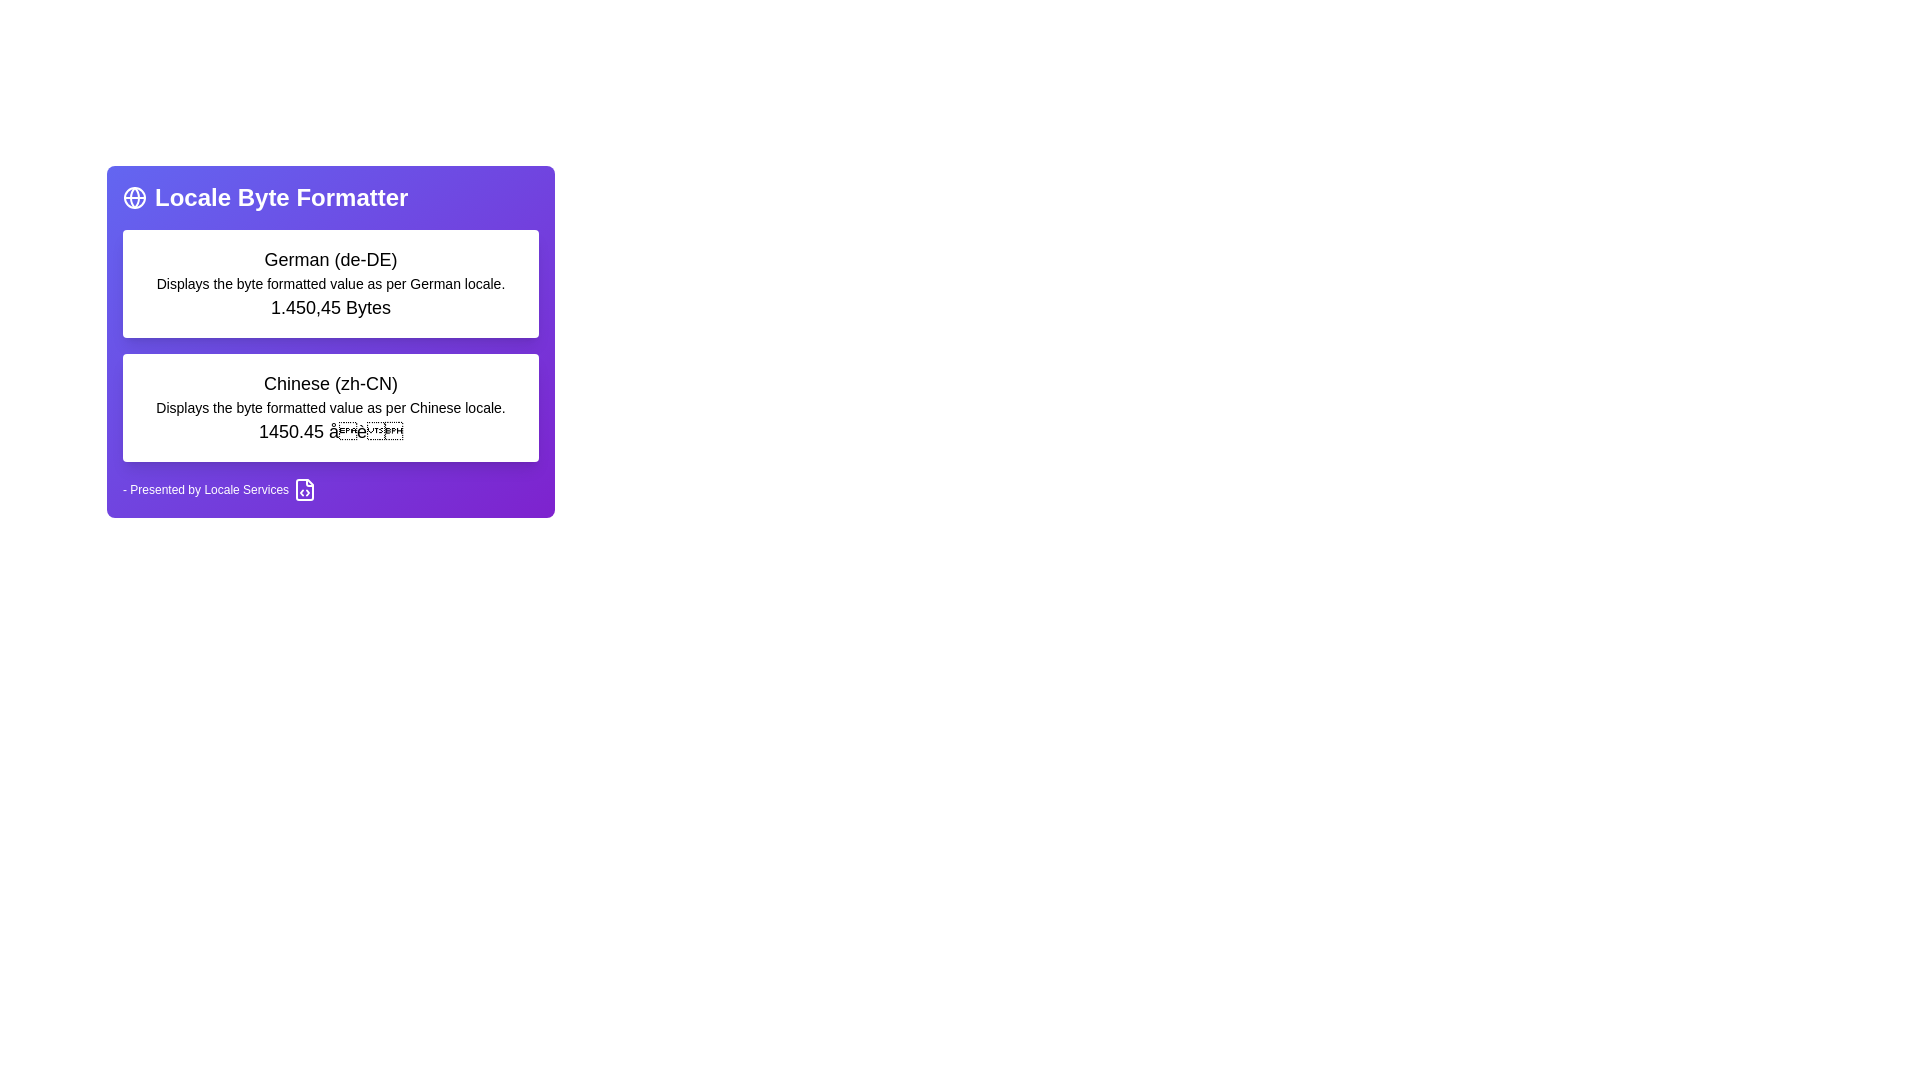  I want to click on the icon representing code or scripting functionality, located to the far right next to the text node '- Presented by Locale Services', within a purple-styled card, so click(304, 489).